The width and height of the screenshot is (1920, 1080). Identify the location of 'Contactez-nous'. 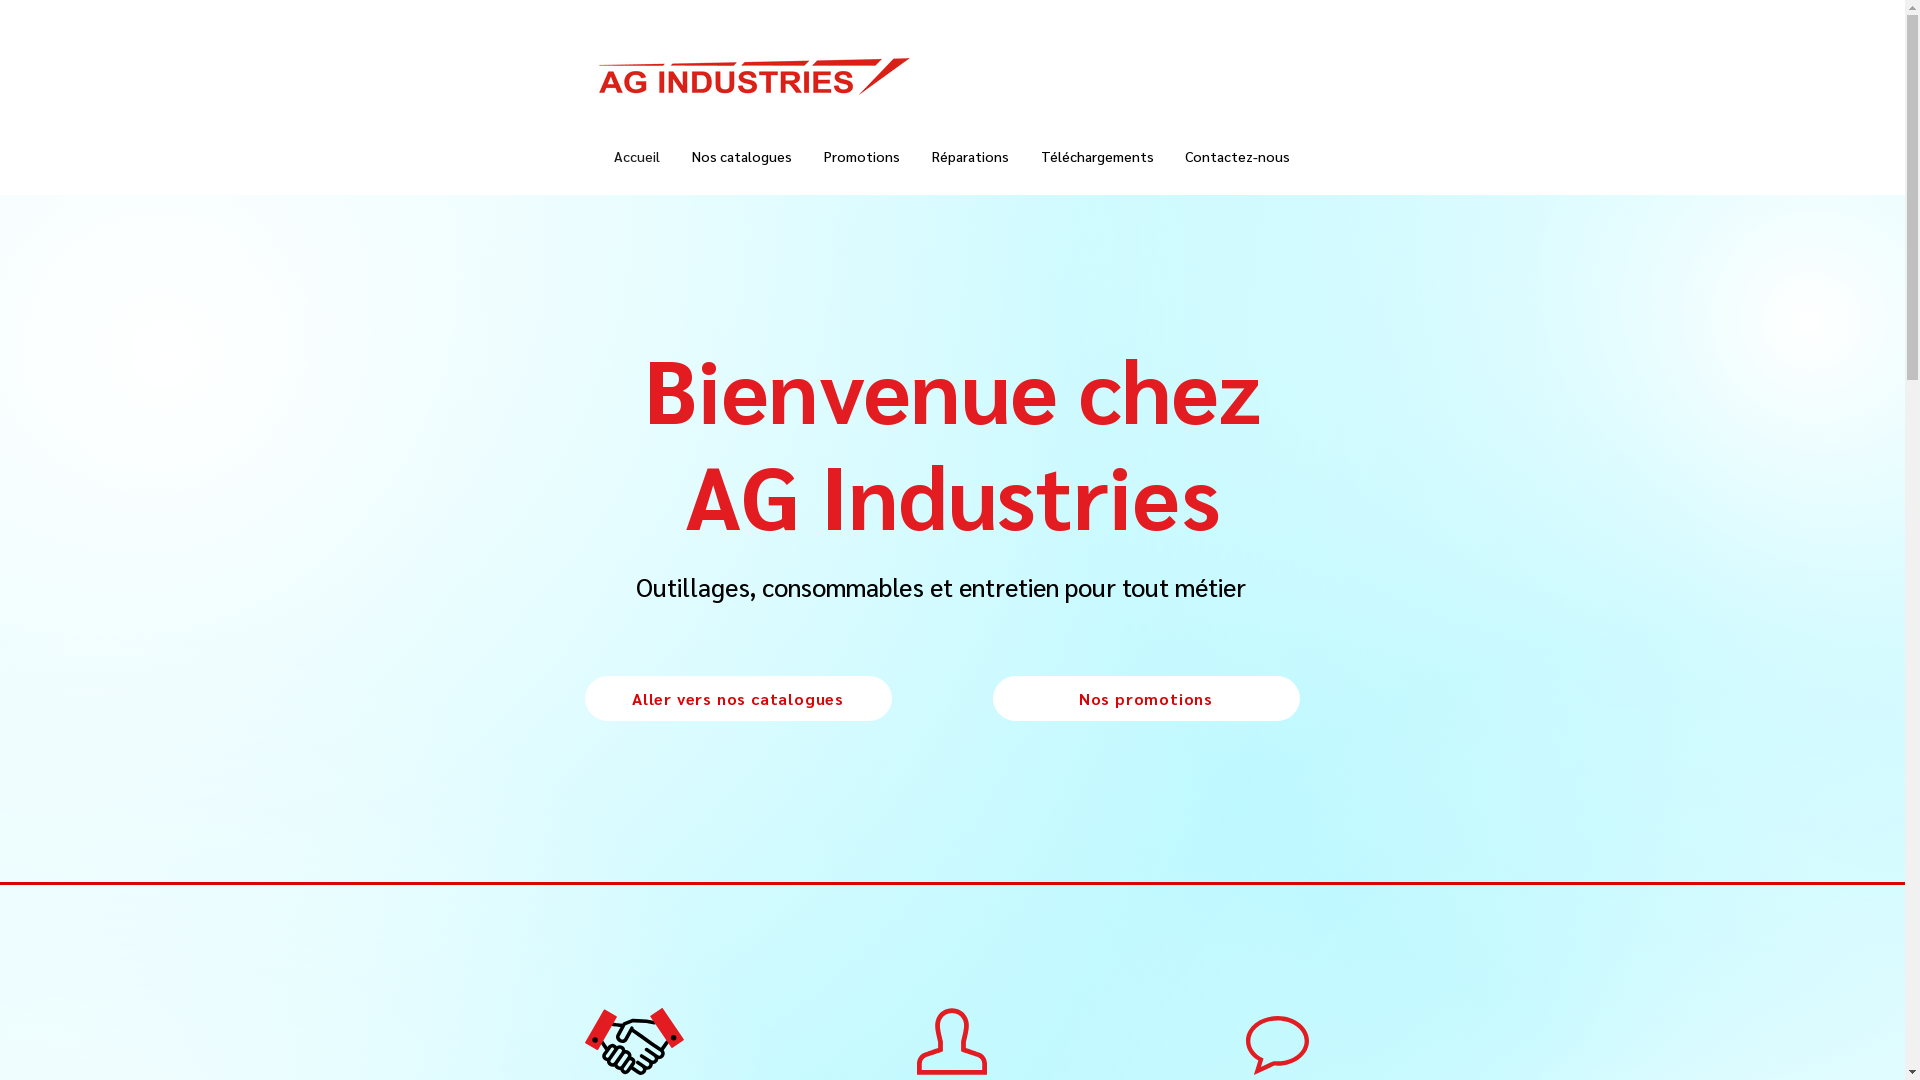
(1237, 154).